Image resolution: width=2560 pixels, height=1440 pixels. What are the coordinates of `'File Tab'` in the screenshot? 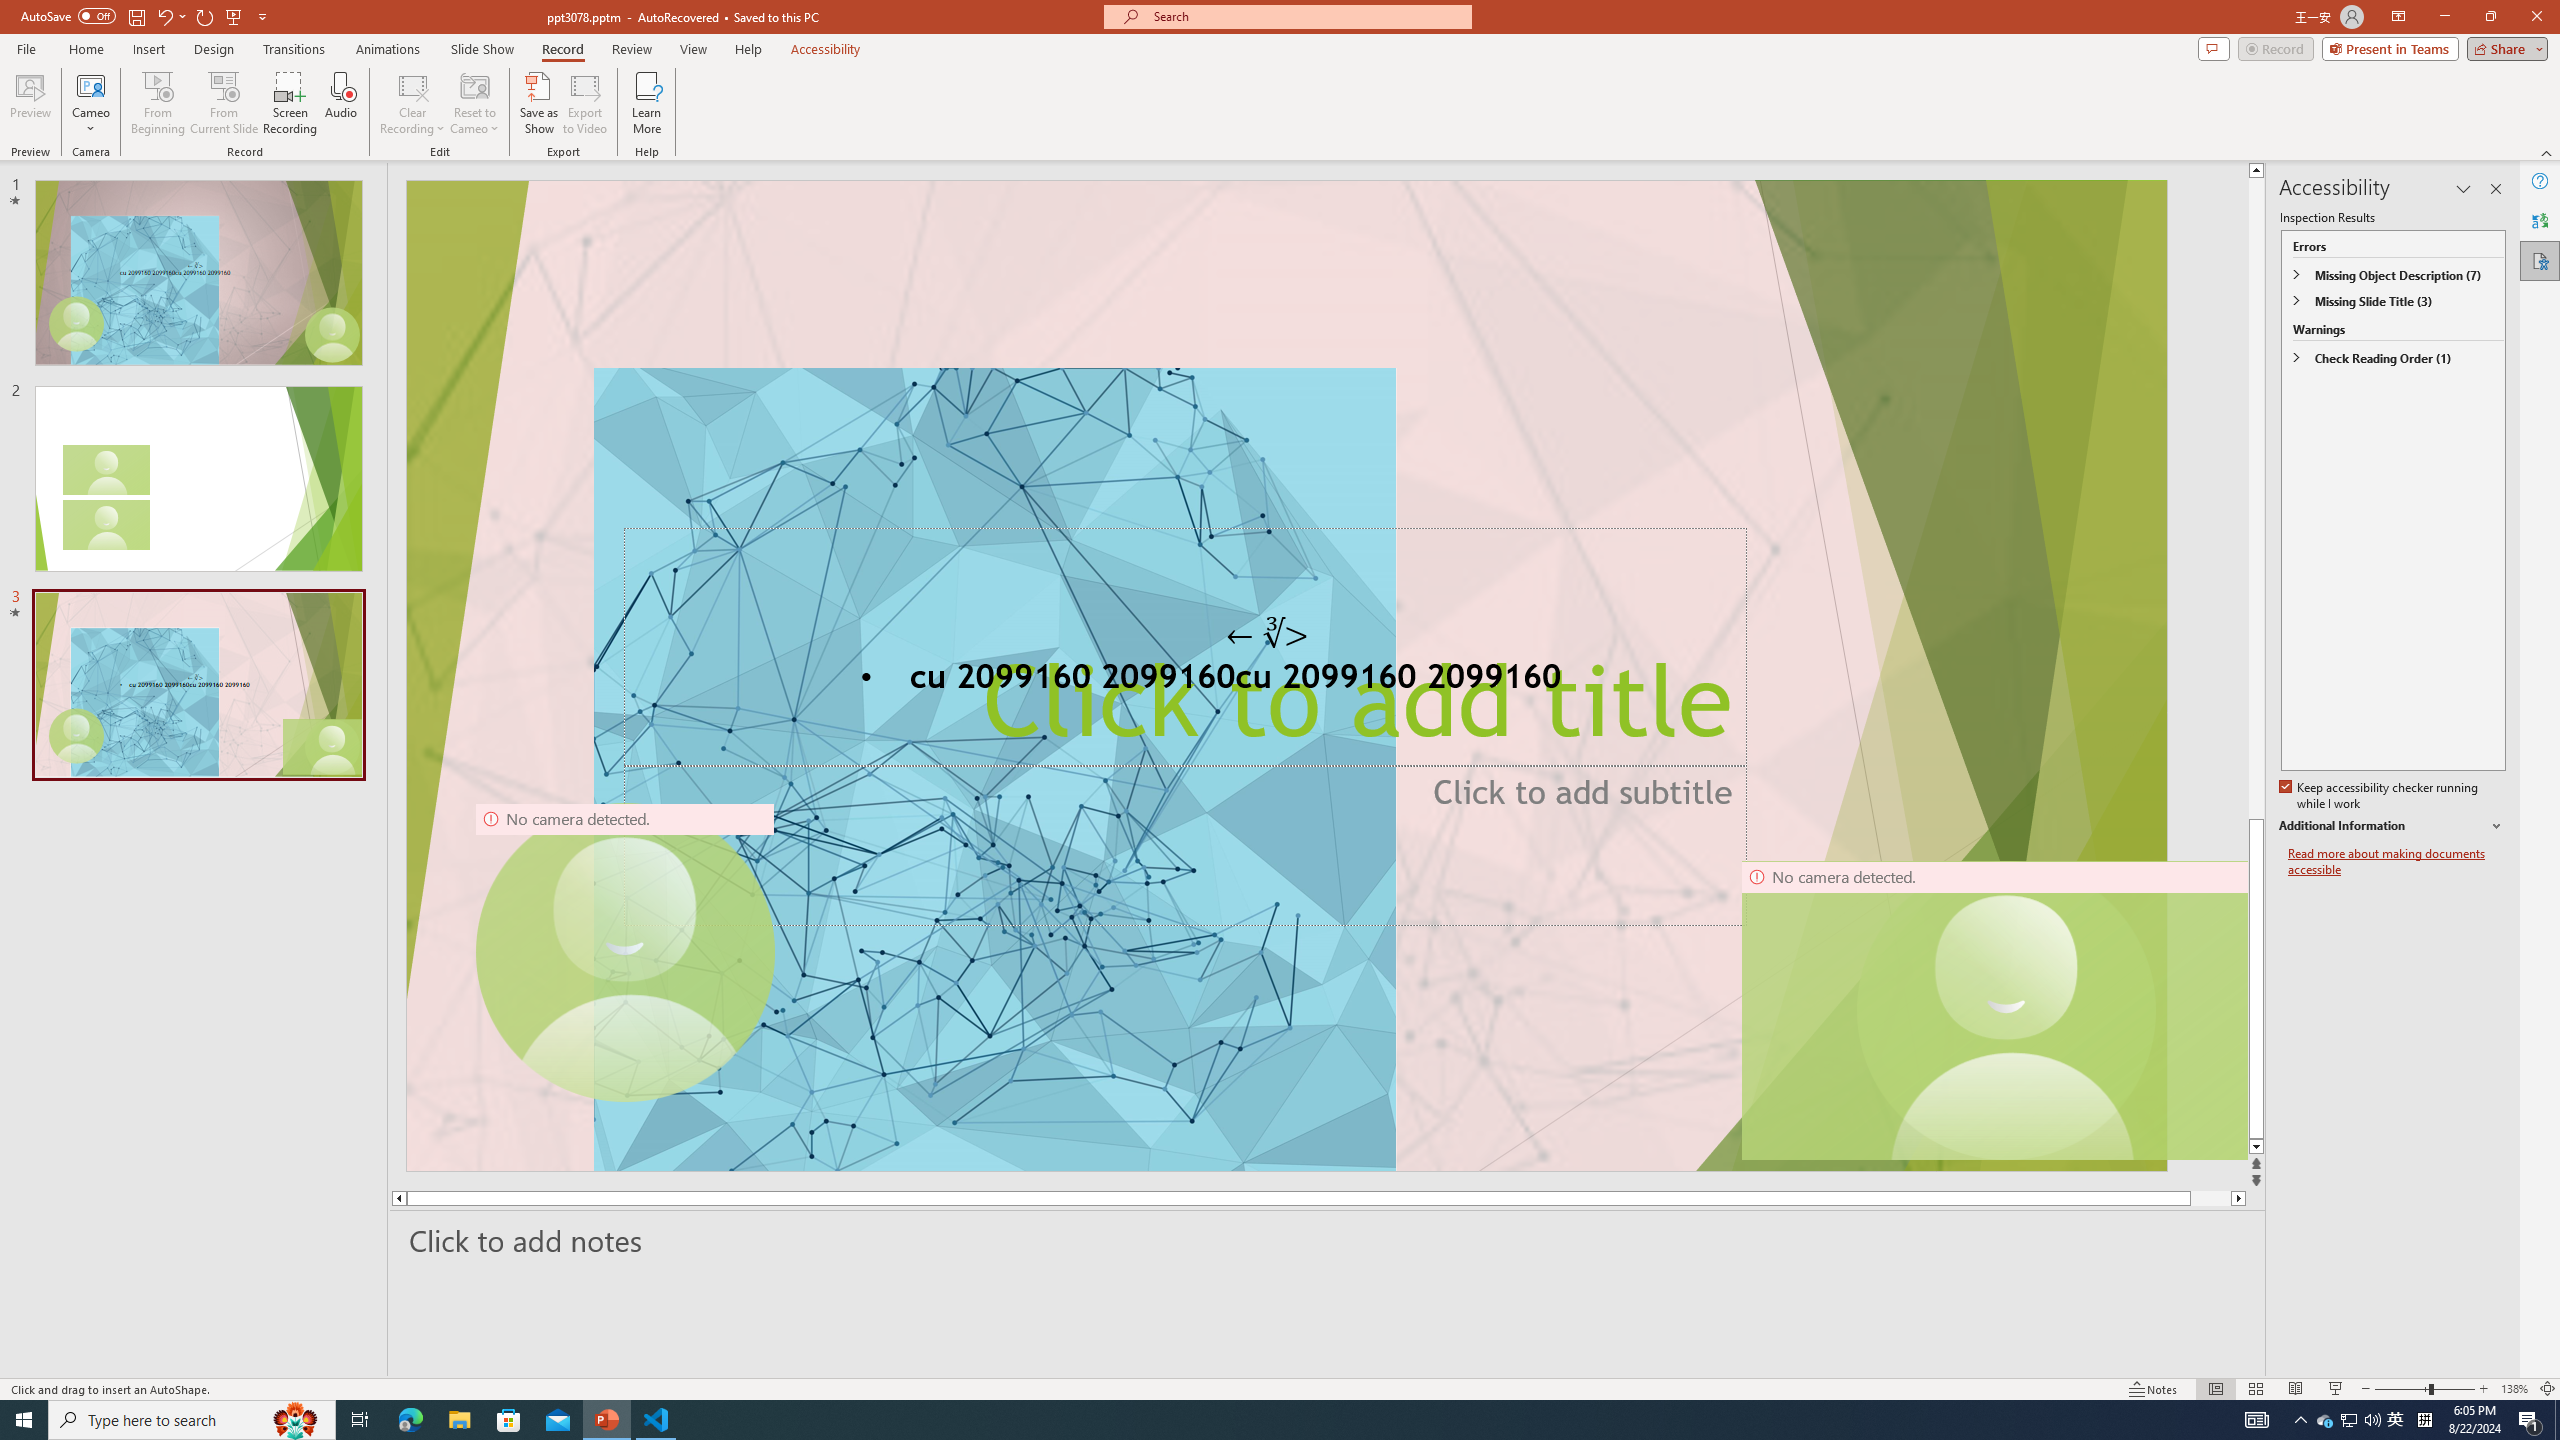 It's located at (25, 47).